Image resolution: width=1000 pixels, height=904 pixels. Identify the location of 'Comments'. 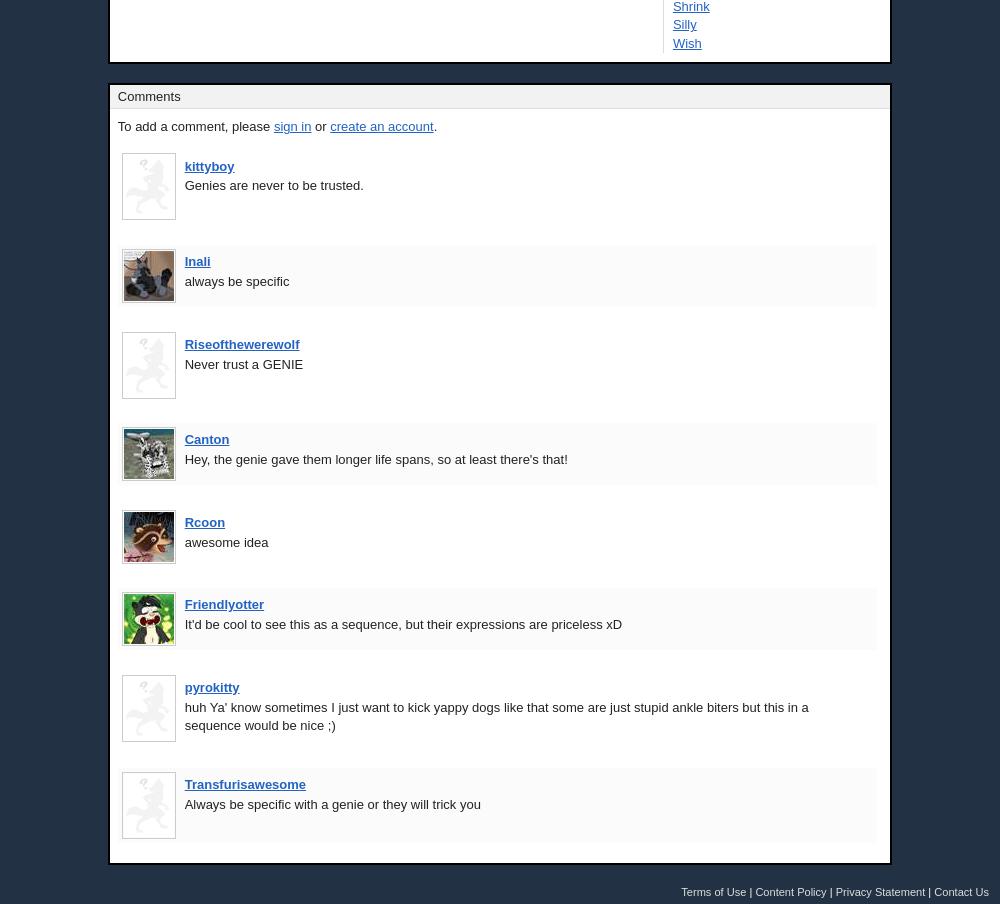
(148, 96).